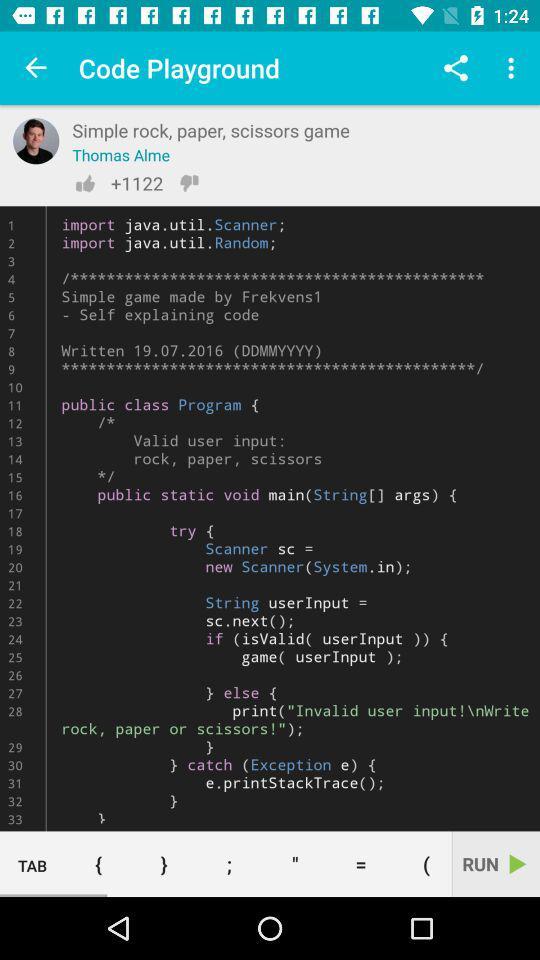 The height and width of the screenshot is (960, 540). I want to click on the item below the import java util, so click(228, 863).